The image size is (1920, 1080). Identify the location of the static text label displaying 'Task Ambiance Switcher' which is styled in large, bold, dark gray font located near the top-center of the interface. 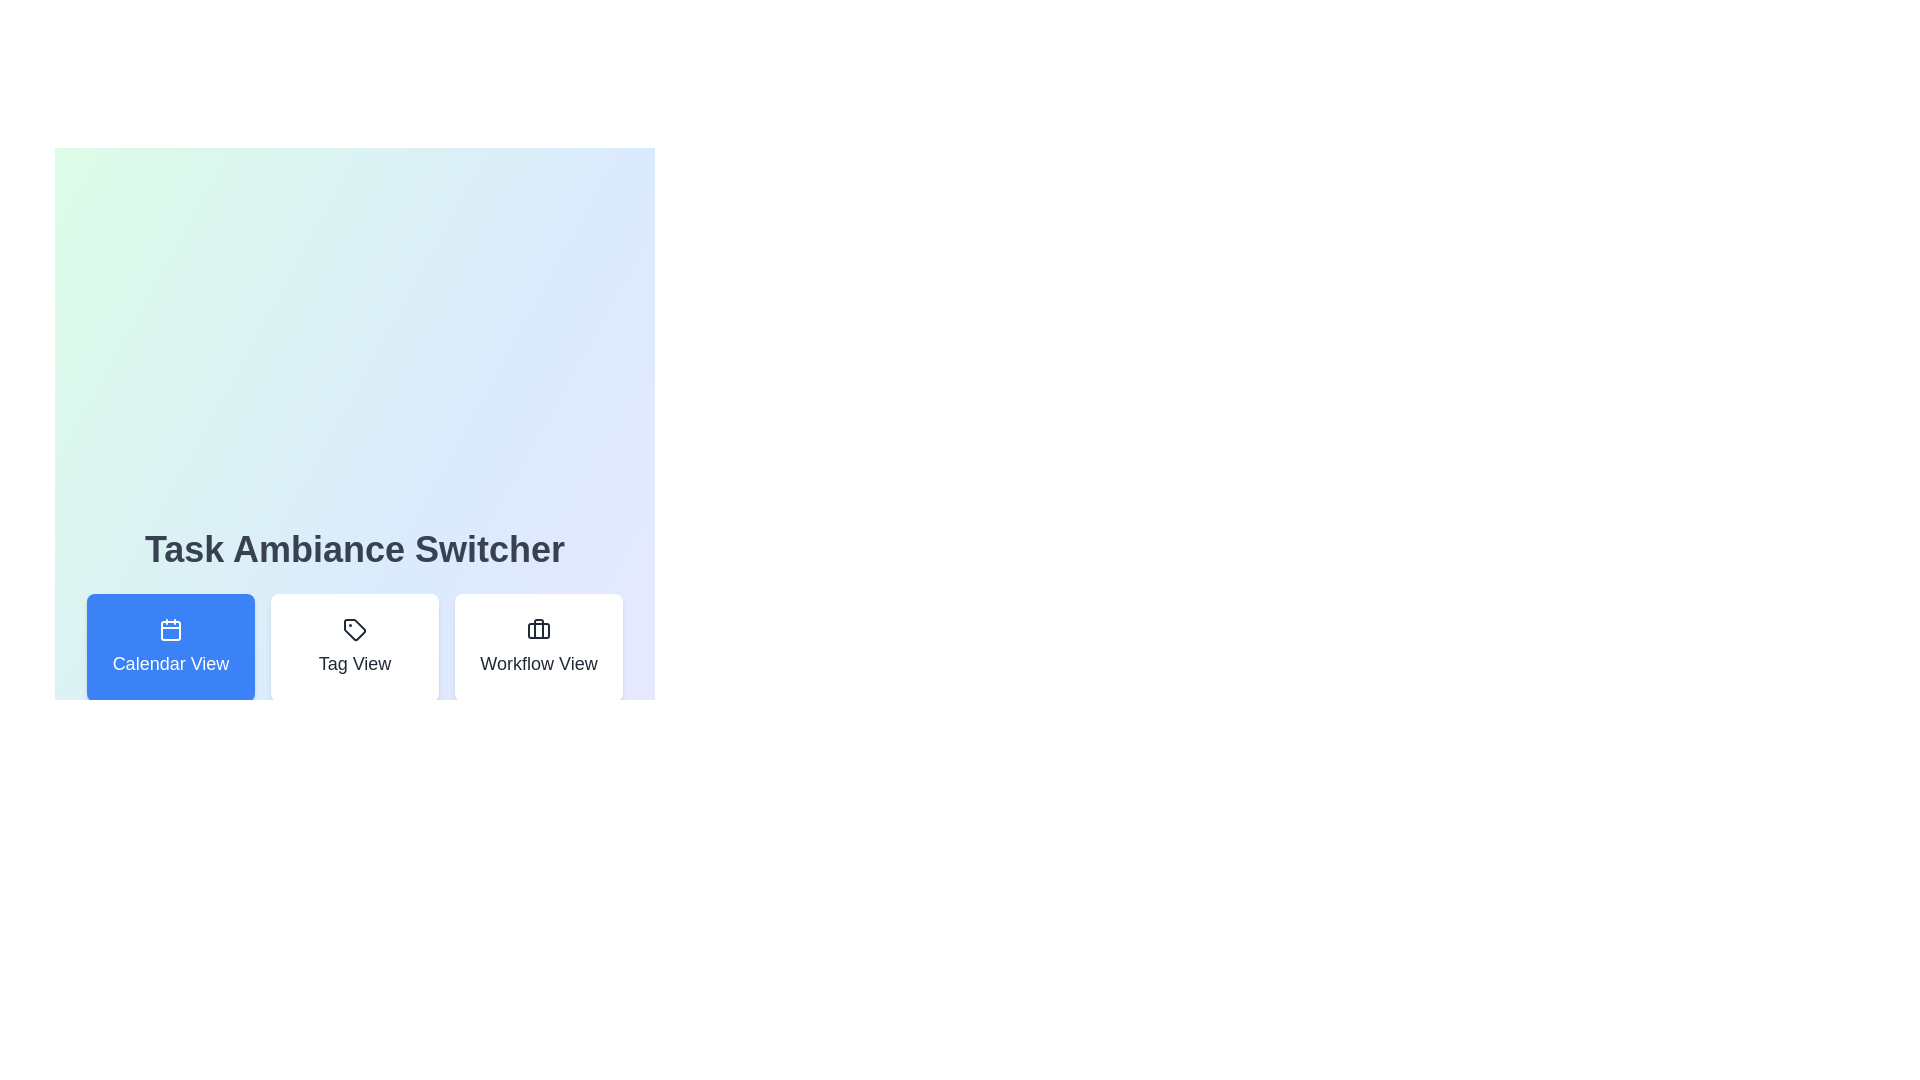
(355, 550).